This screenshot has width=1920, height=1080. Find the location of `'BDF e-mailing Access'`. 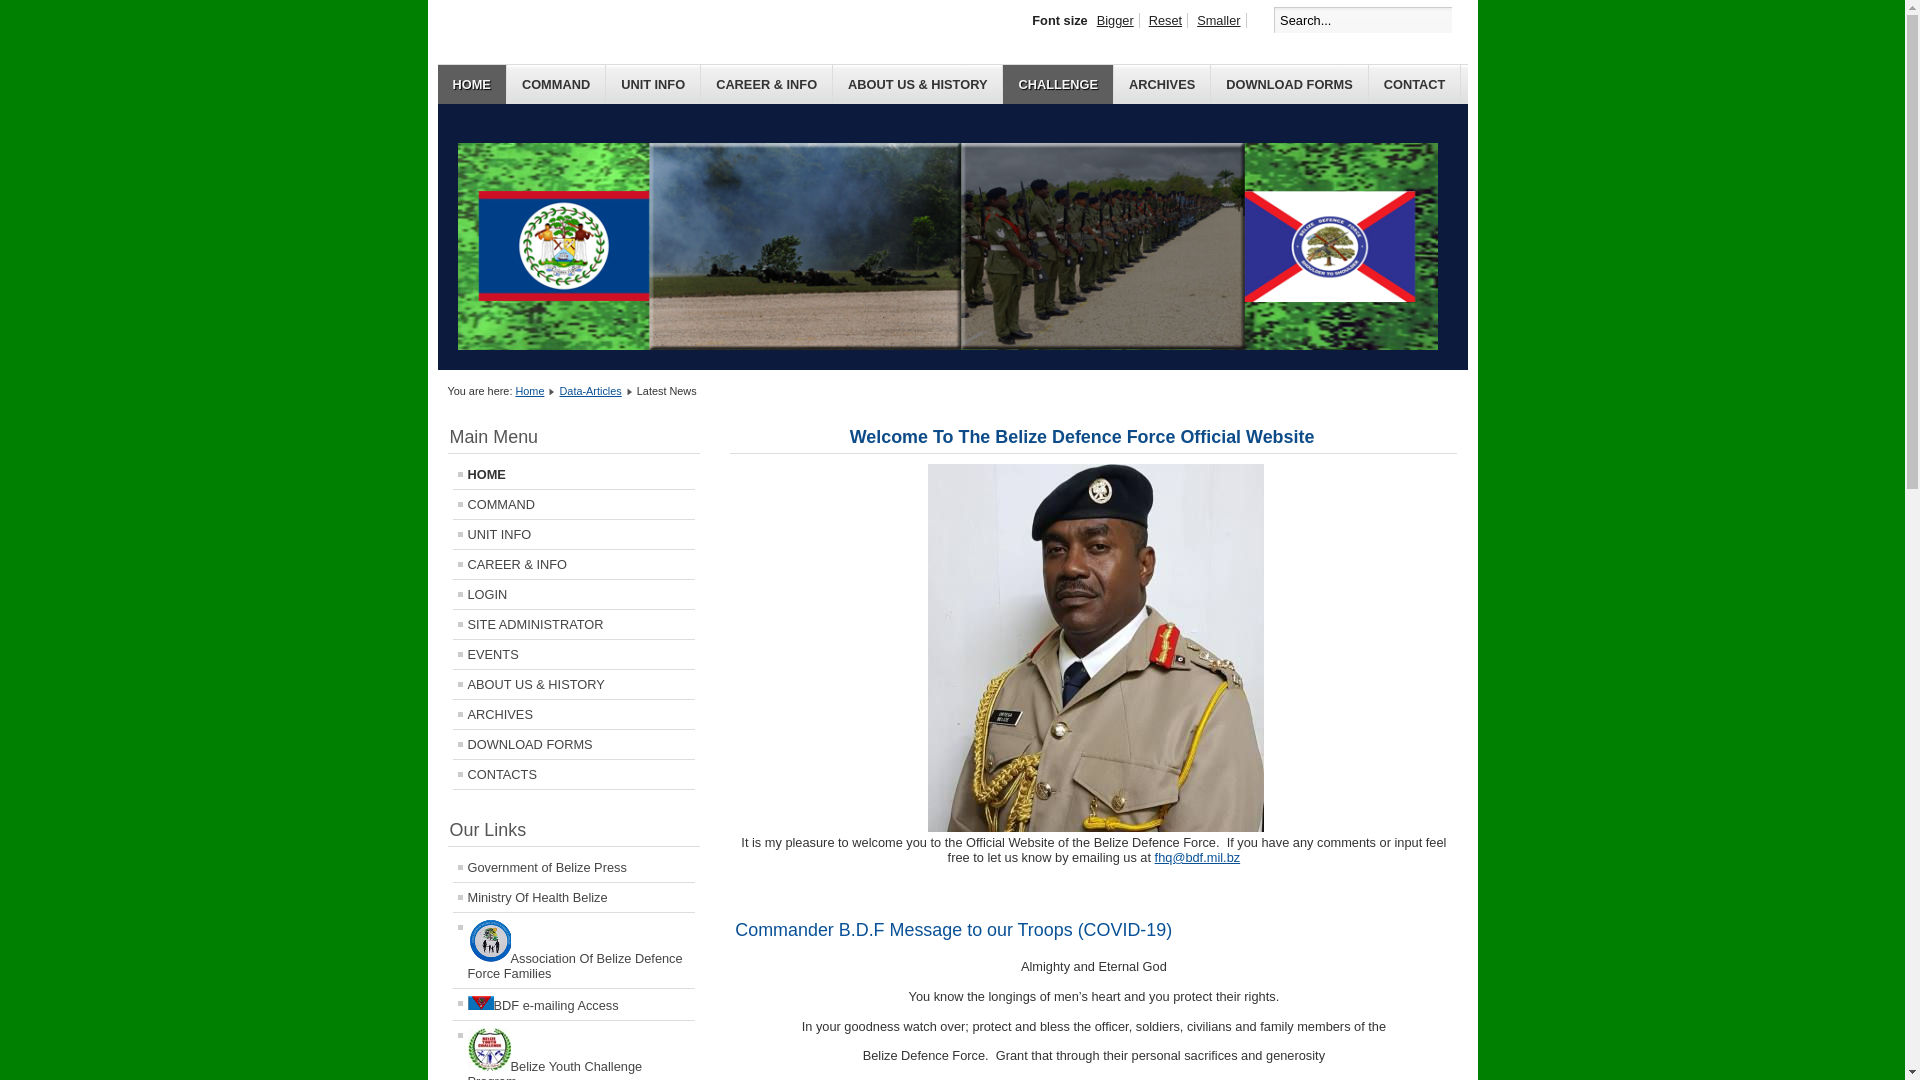

'BDF e-mailing Access' is located at coordinates (572, 1004).